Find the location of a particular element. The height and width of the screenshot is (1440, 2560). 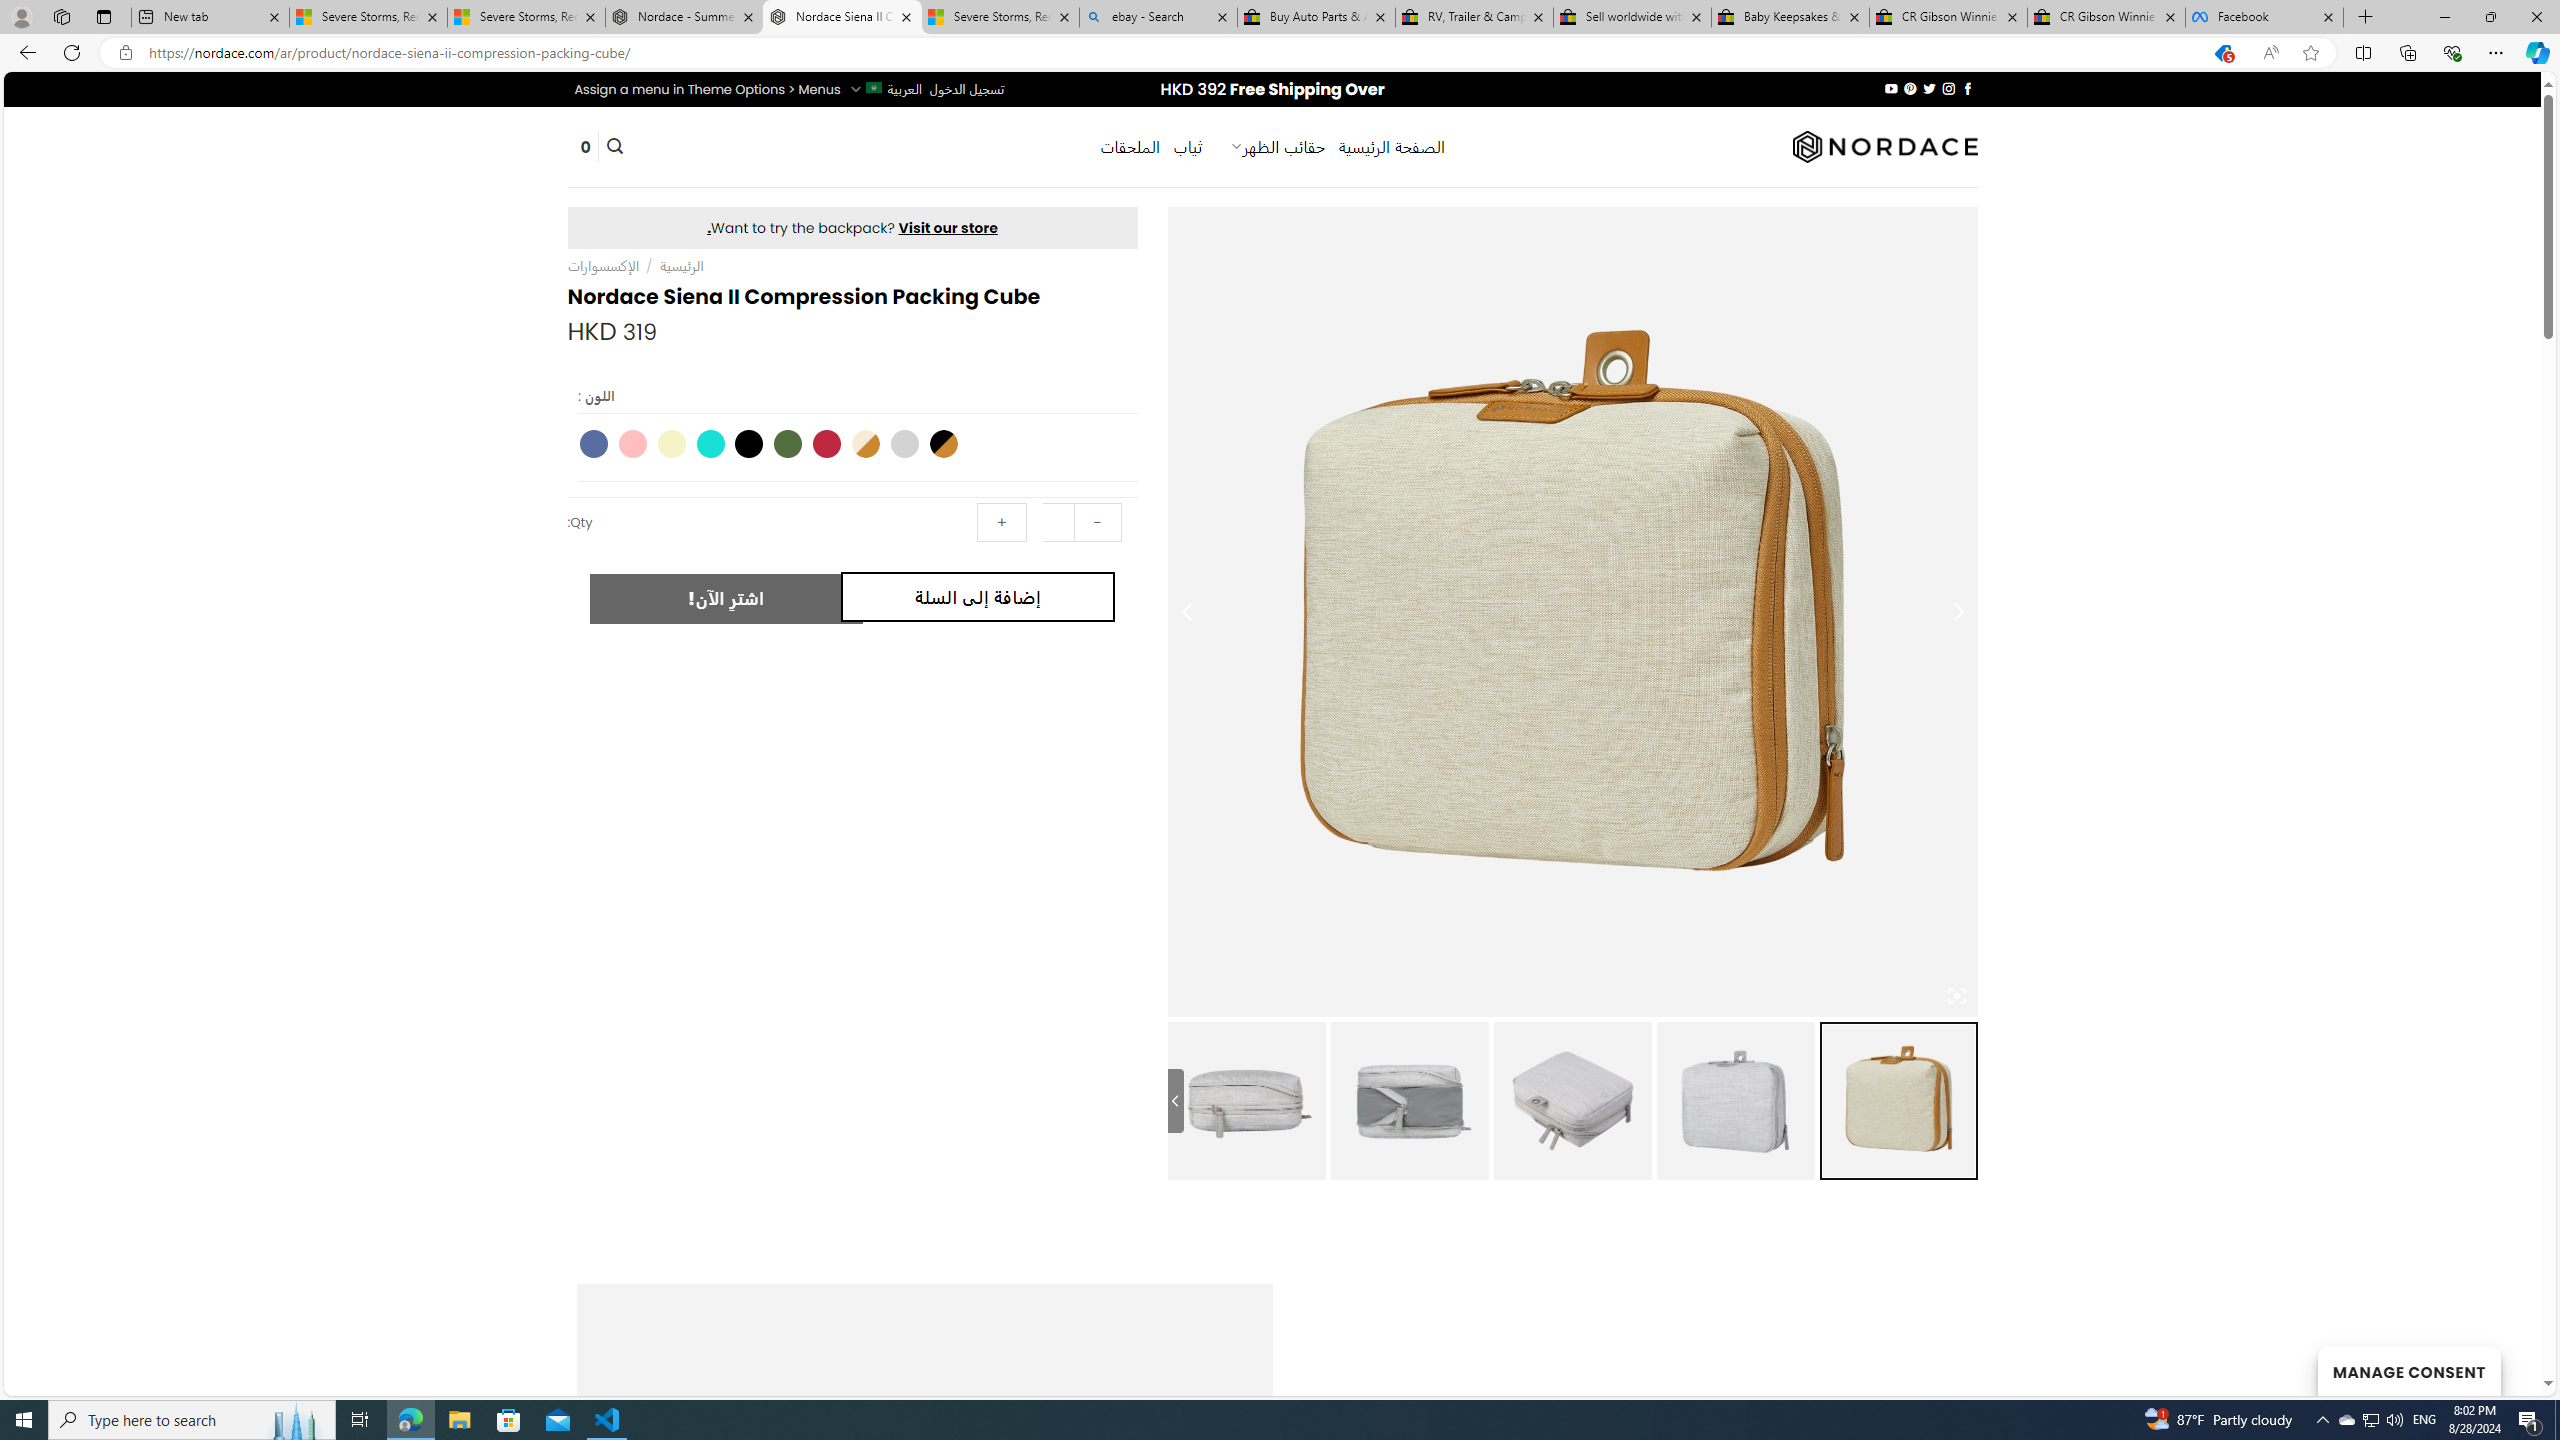

'-' is located at coordinates (1096, 521).